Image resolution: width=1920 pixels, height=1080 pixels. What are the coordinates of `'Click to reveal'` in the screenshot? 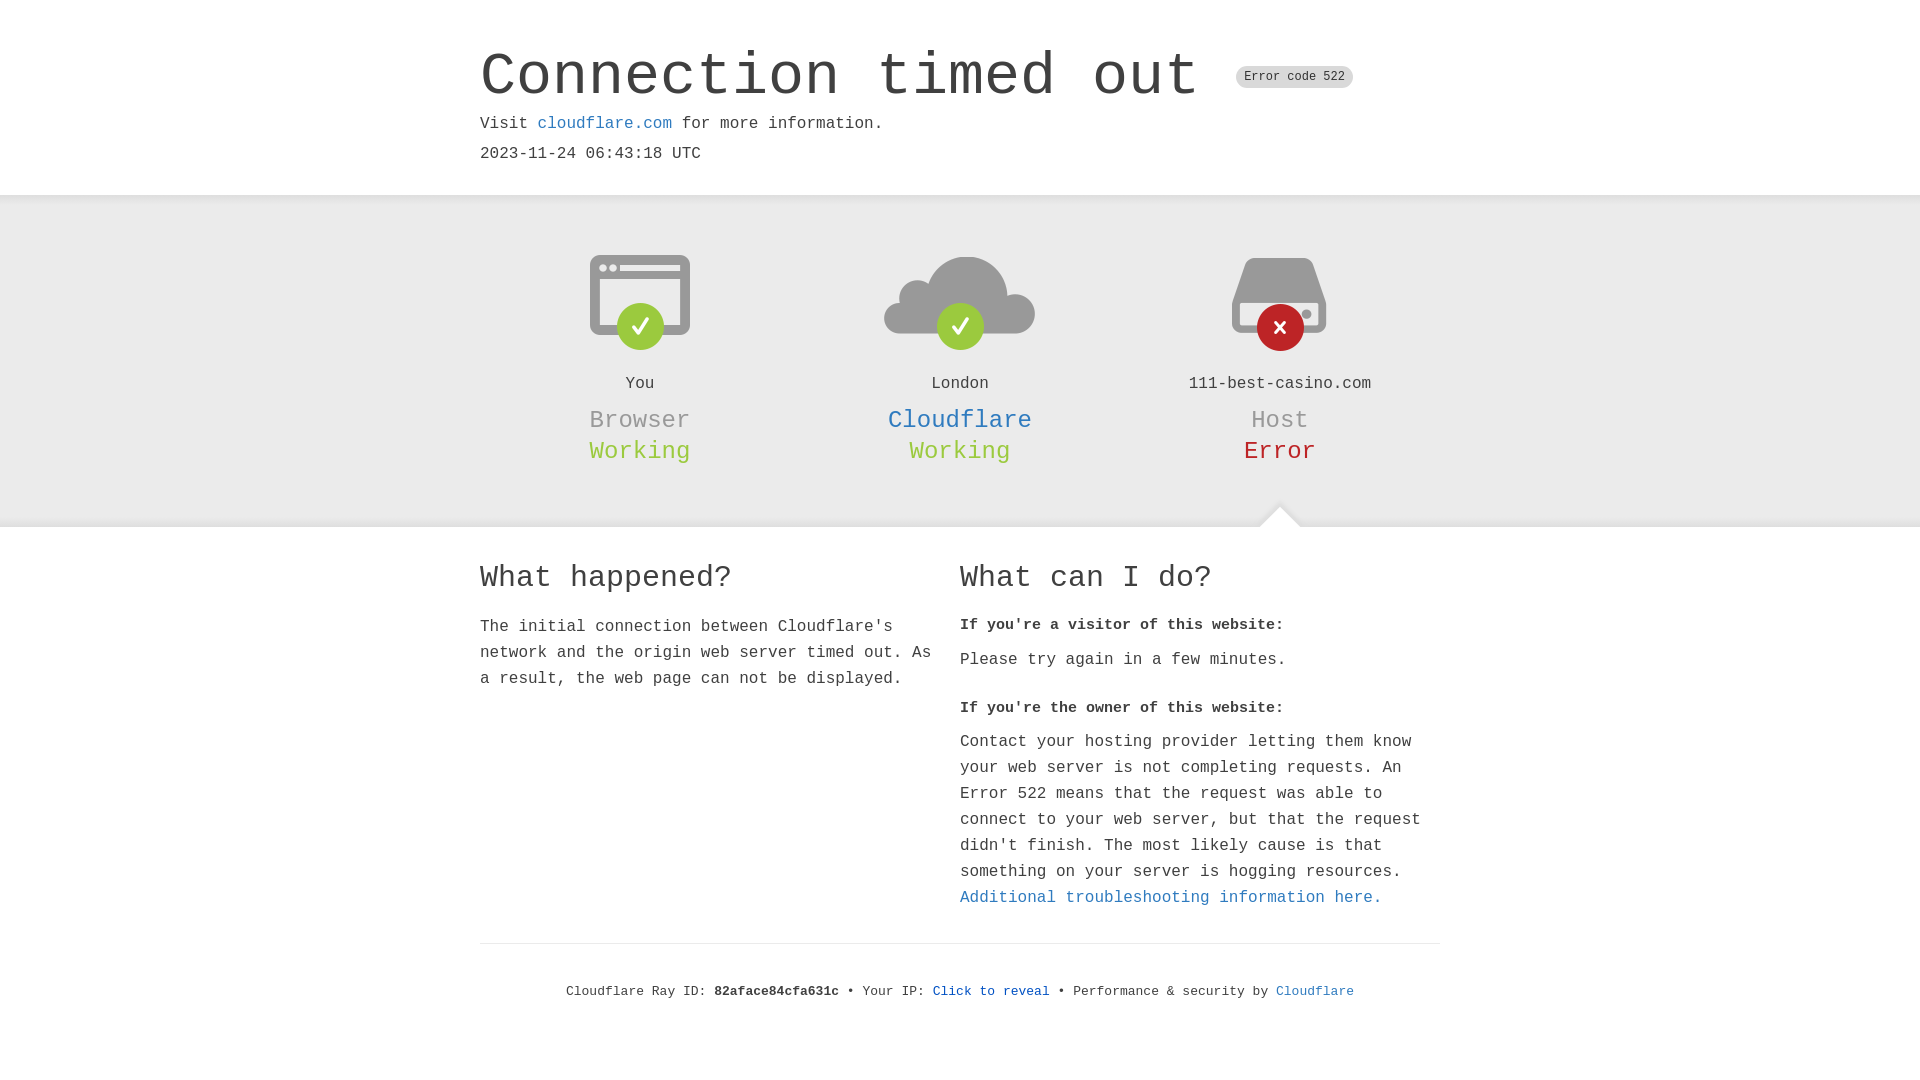 It's located at (991, 991).